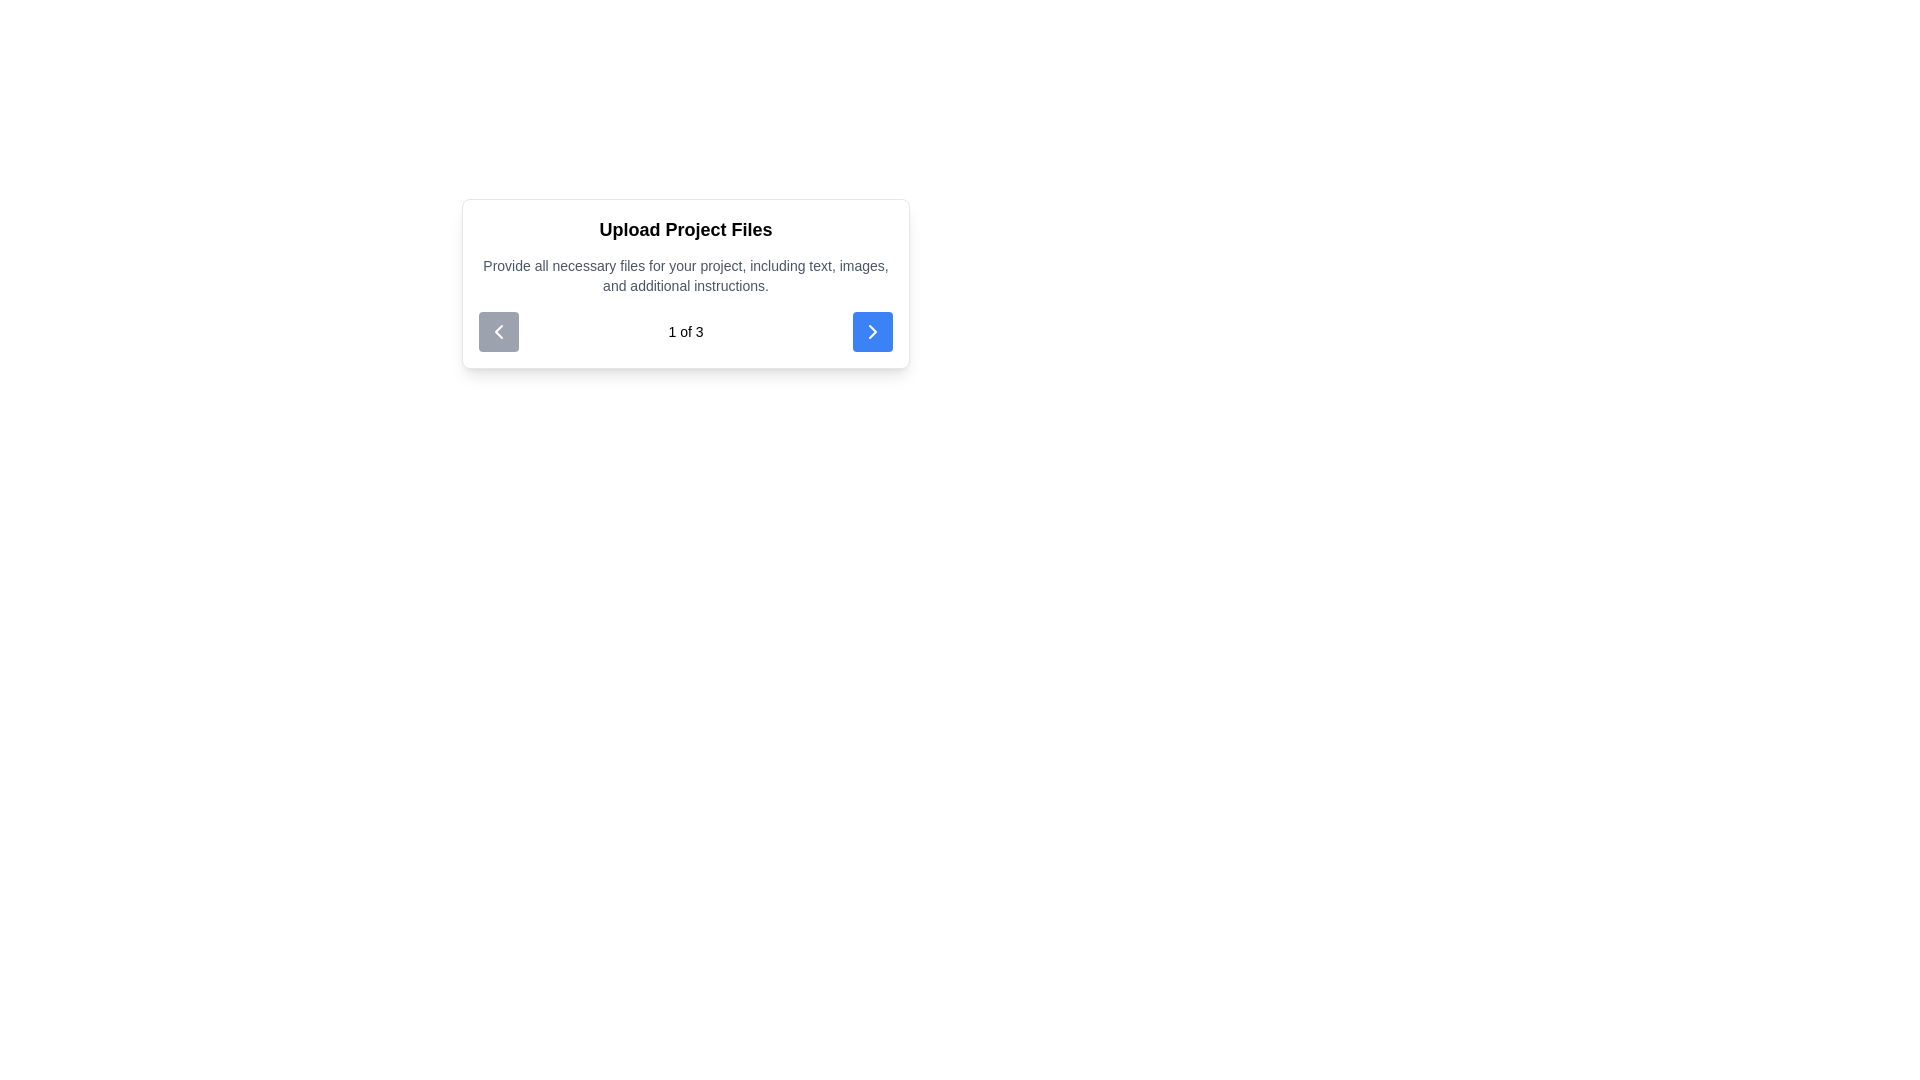  What do you see at coordinates (873, 330) in the screenshot?
I see `the blue button with a right-pointing chevron icon located on the far right of the navigation control` at bounding box center [873, 330].